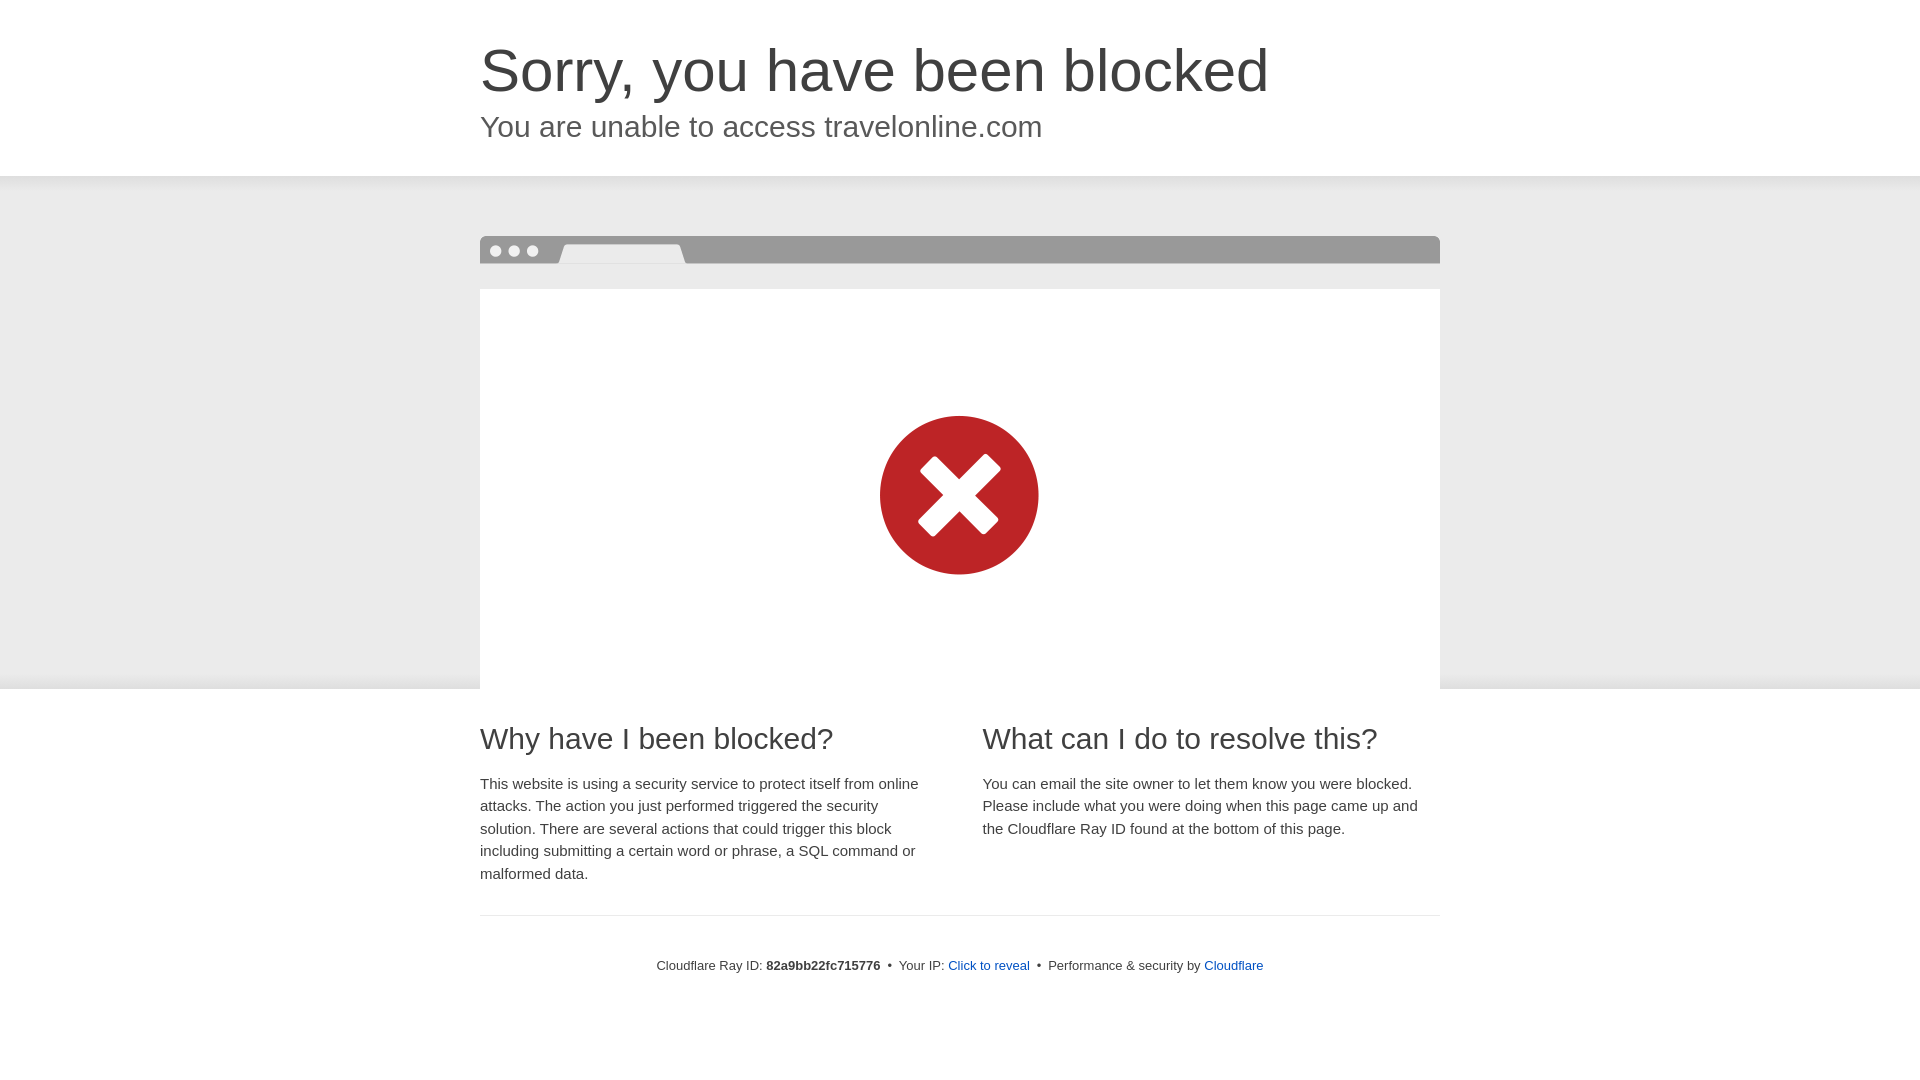  What do you see at coordinates (988, 964) in the screenshot?
I see `'Click to reveal'` at bounding box center [988, 964].